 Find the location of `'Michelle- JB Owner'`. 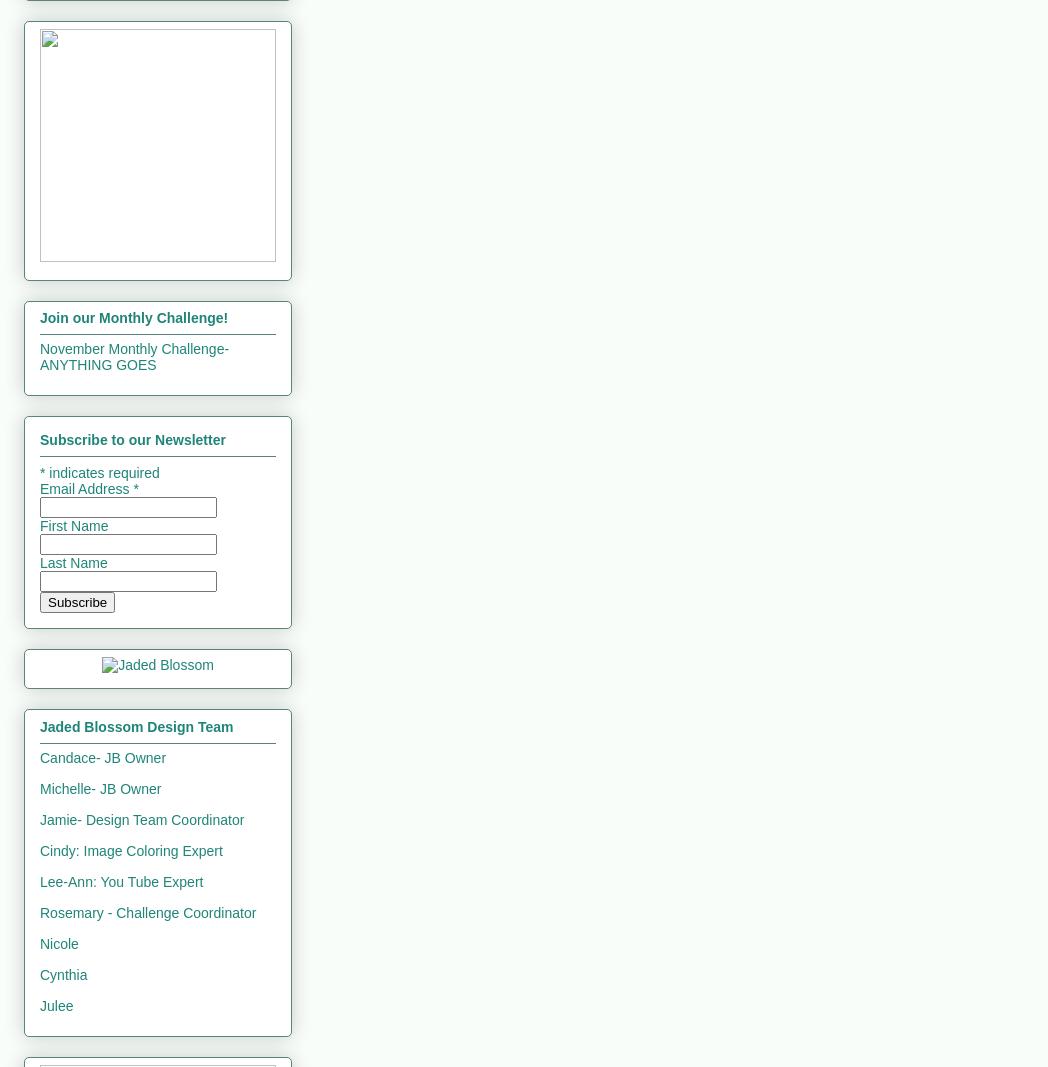

'Michelle- JB Owner' is located at coordinates (99, 786).